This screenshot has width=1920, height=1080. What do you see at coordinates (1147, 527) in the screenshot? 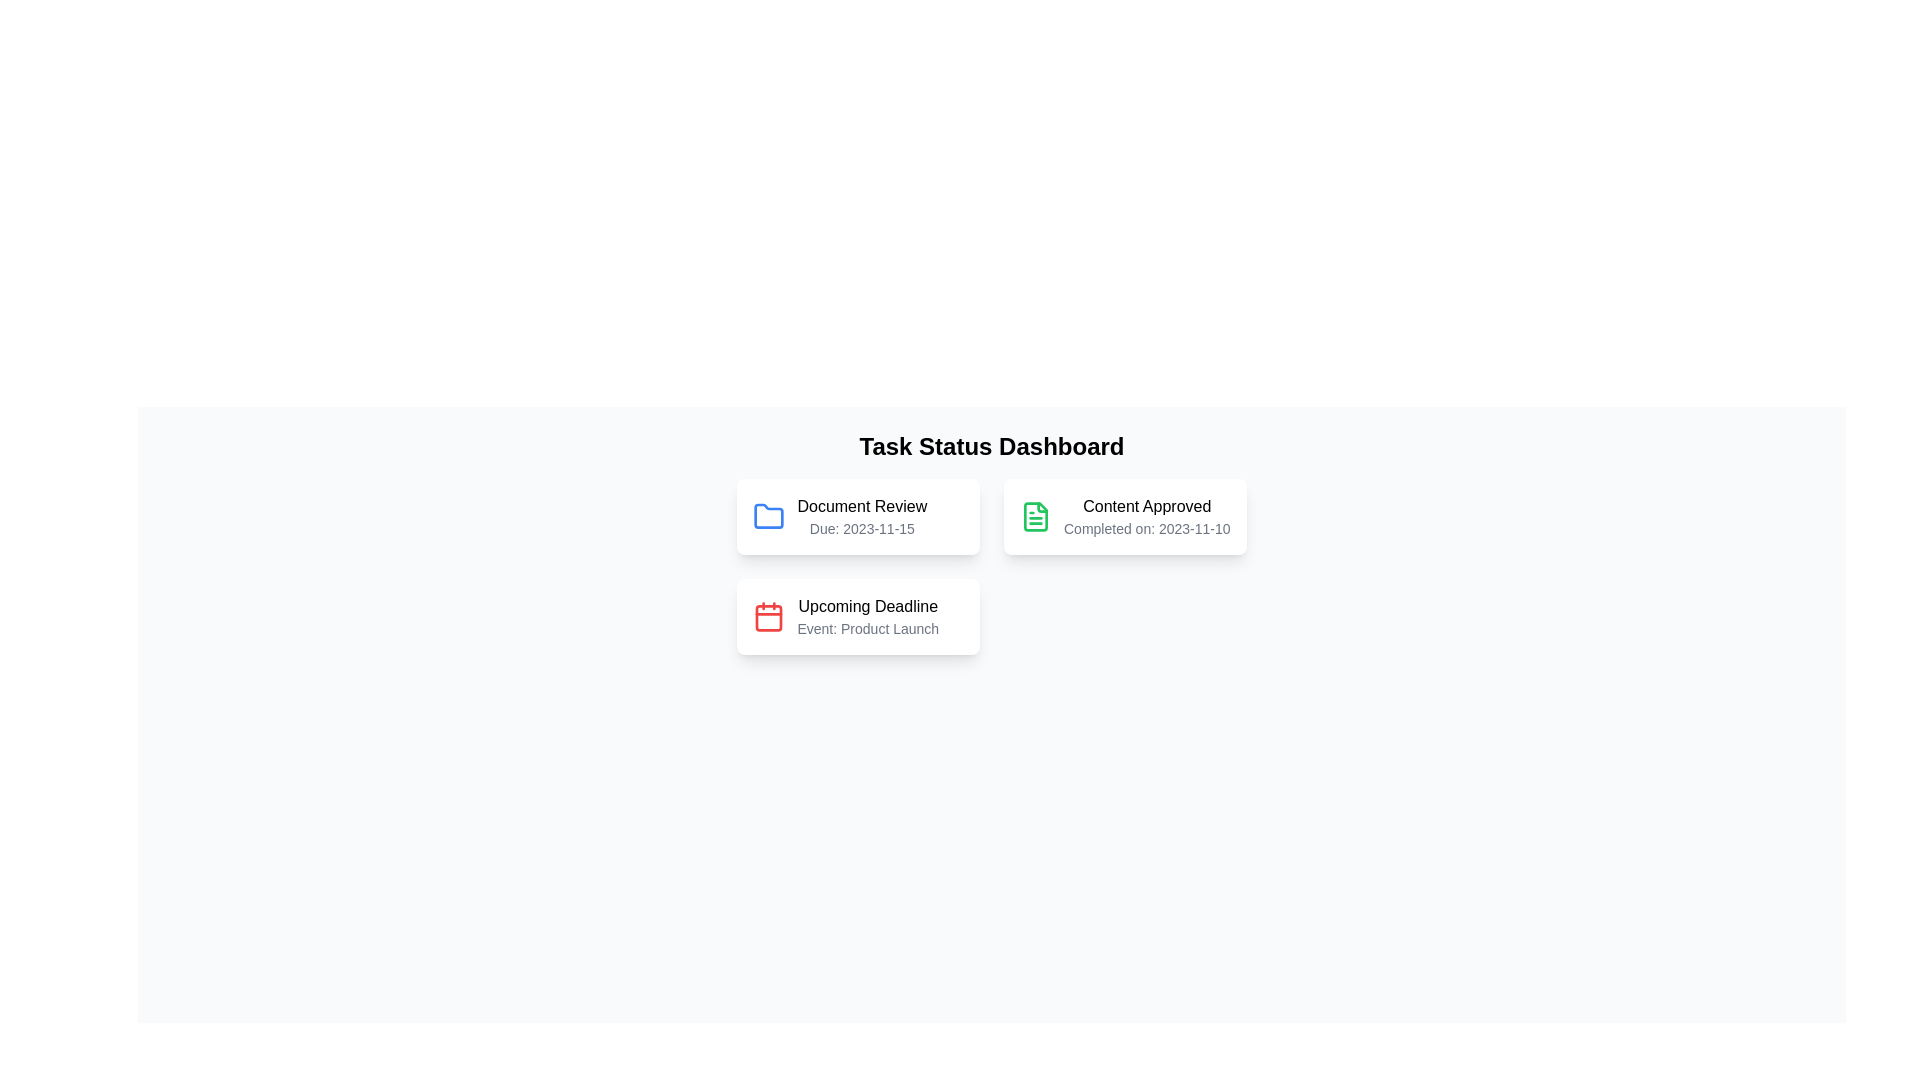
I see `the static text displaying 'Completed on: 2023-11-10', which is located beneath the 'Content Approved' title in the card labeled 'Content Approved'` at bounding box center [1147, 527].